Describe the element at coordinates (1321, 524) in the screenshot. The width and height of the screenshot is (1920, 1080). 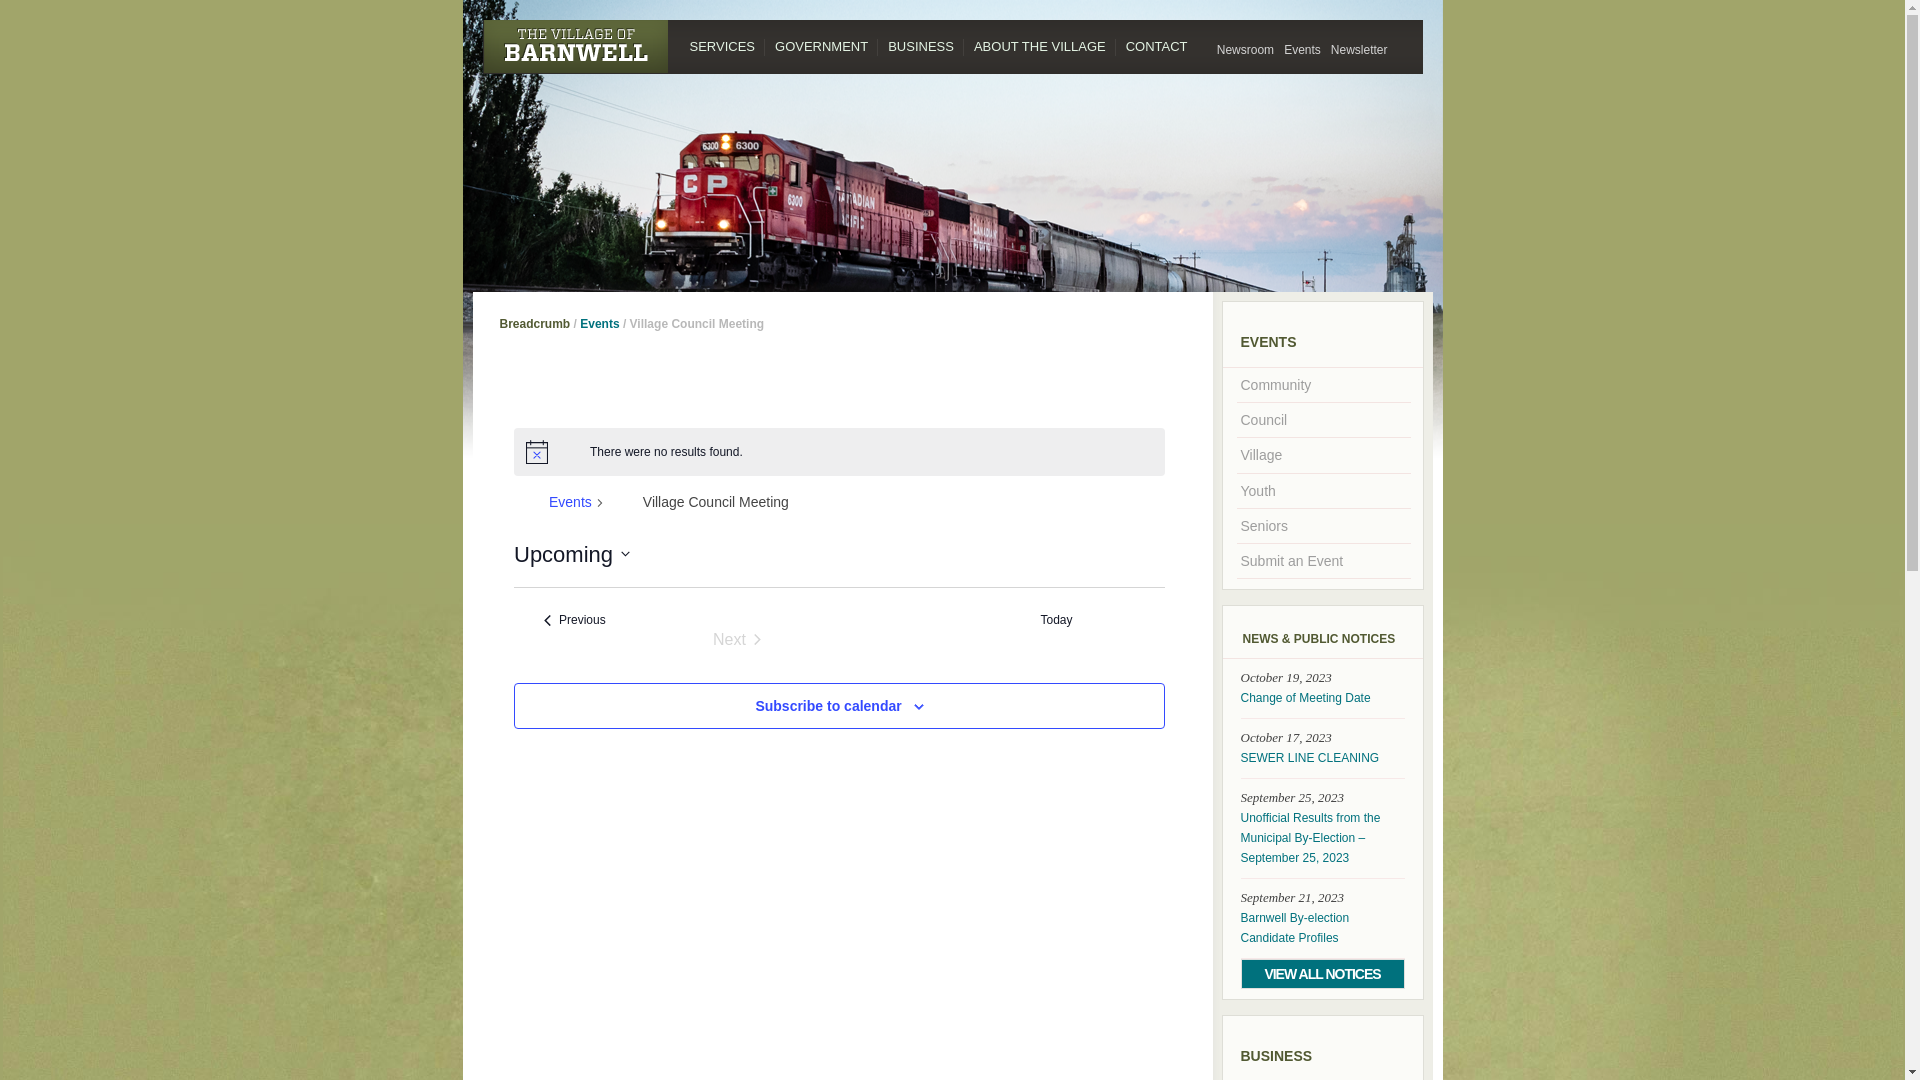
I see `'Seniors'` at that location.